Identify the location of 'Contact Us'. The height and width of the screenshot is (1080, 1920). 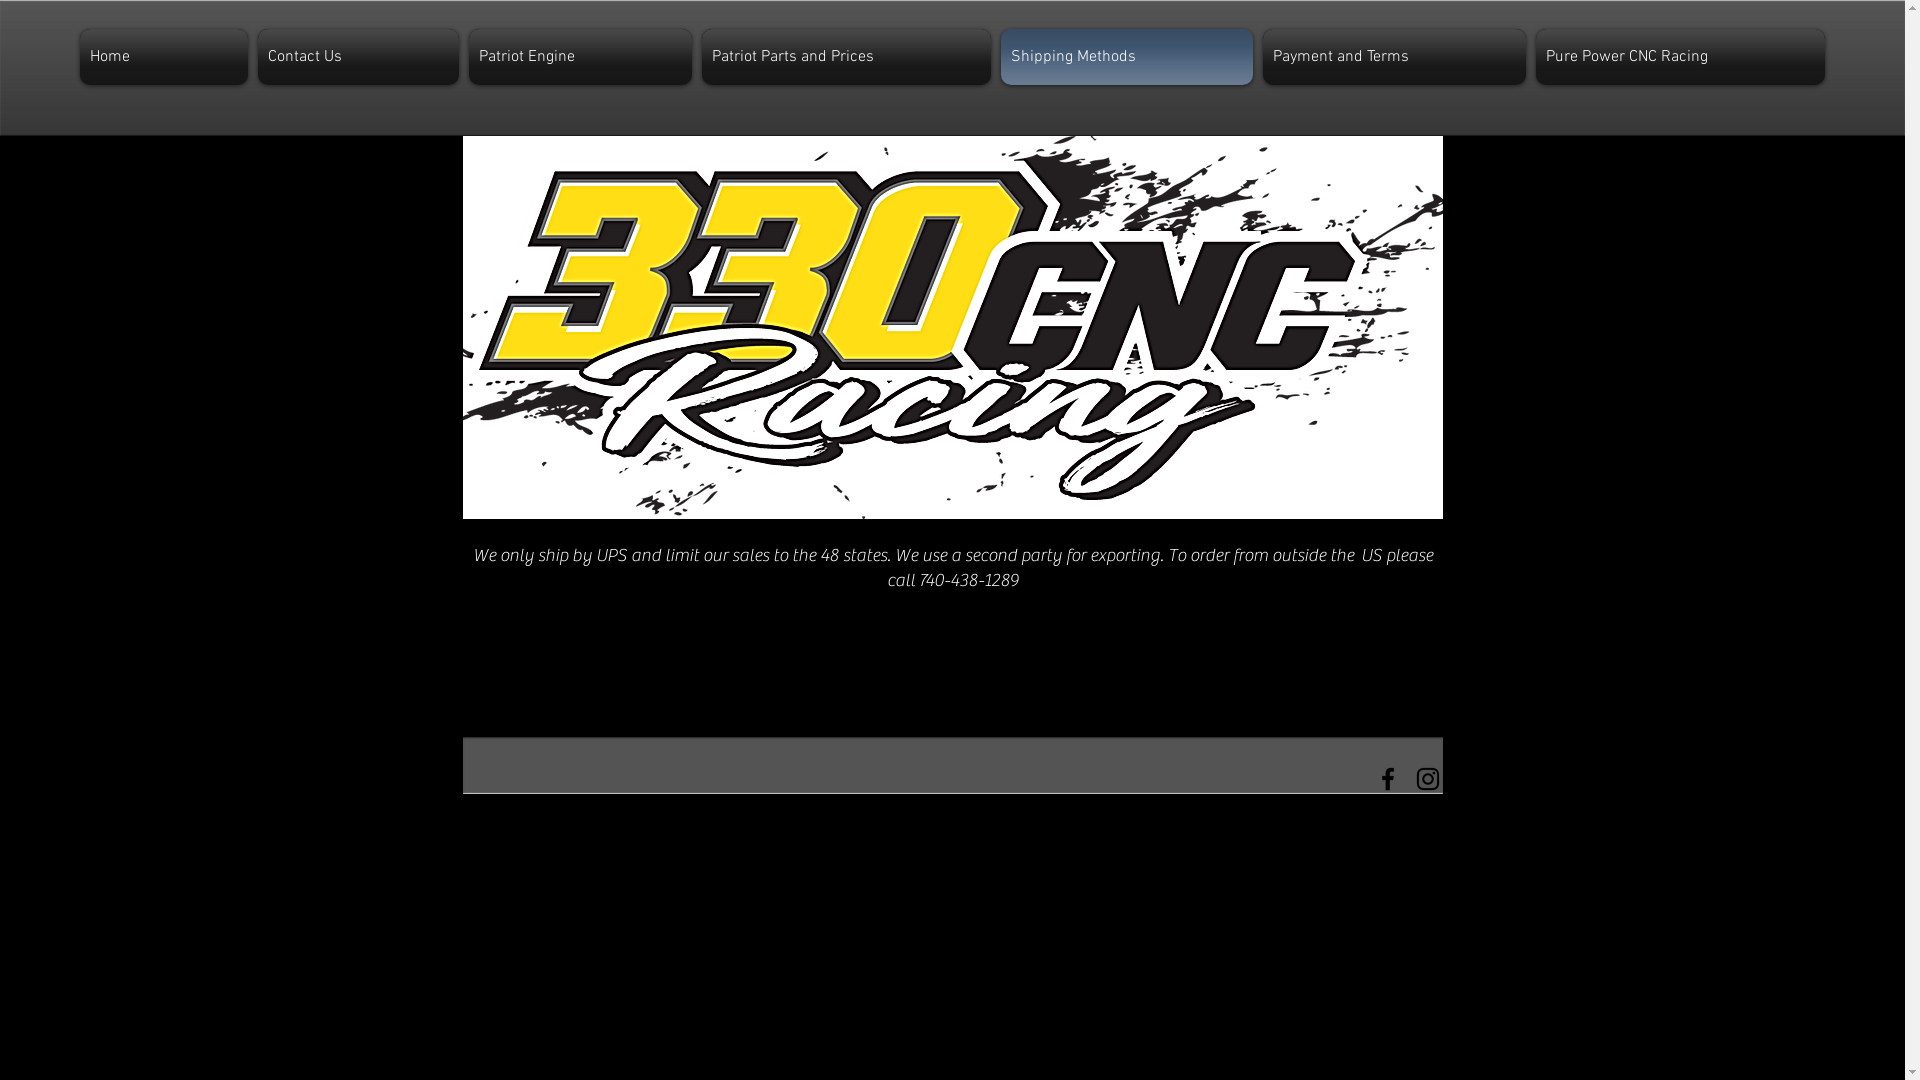
(358, 56).